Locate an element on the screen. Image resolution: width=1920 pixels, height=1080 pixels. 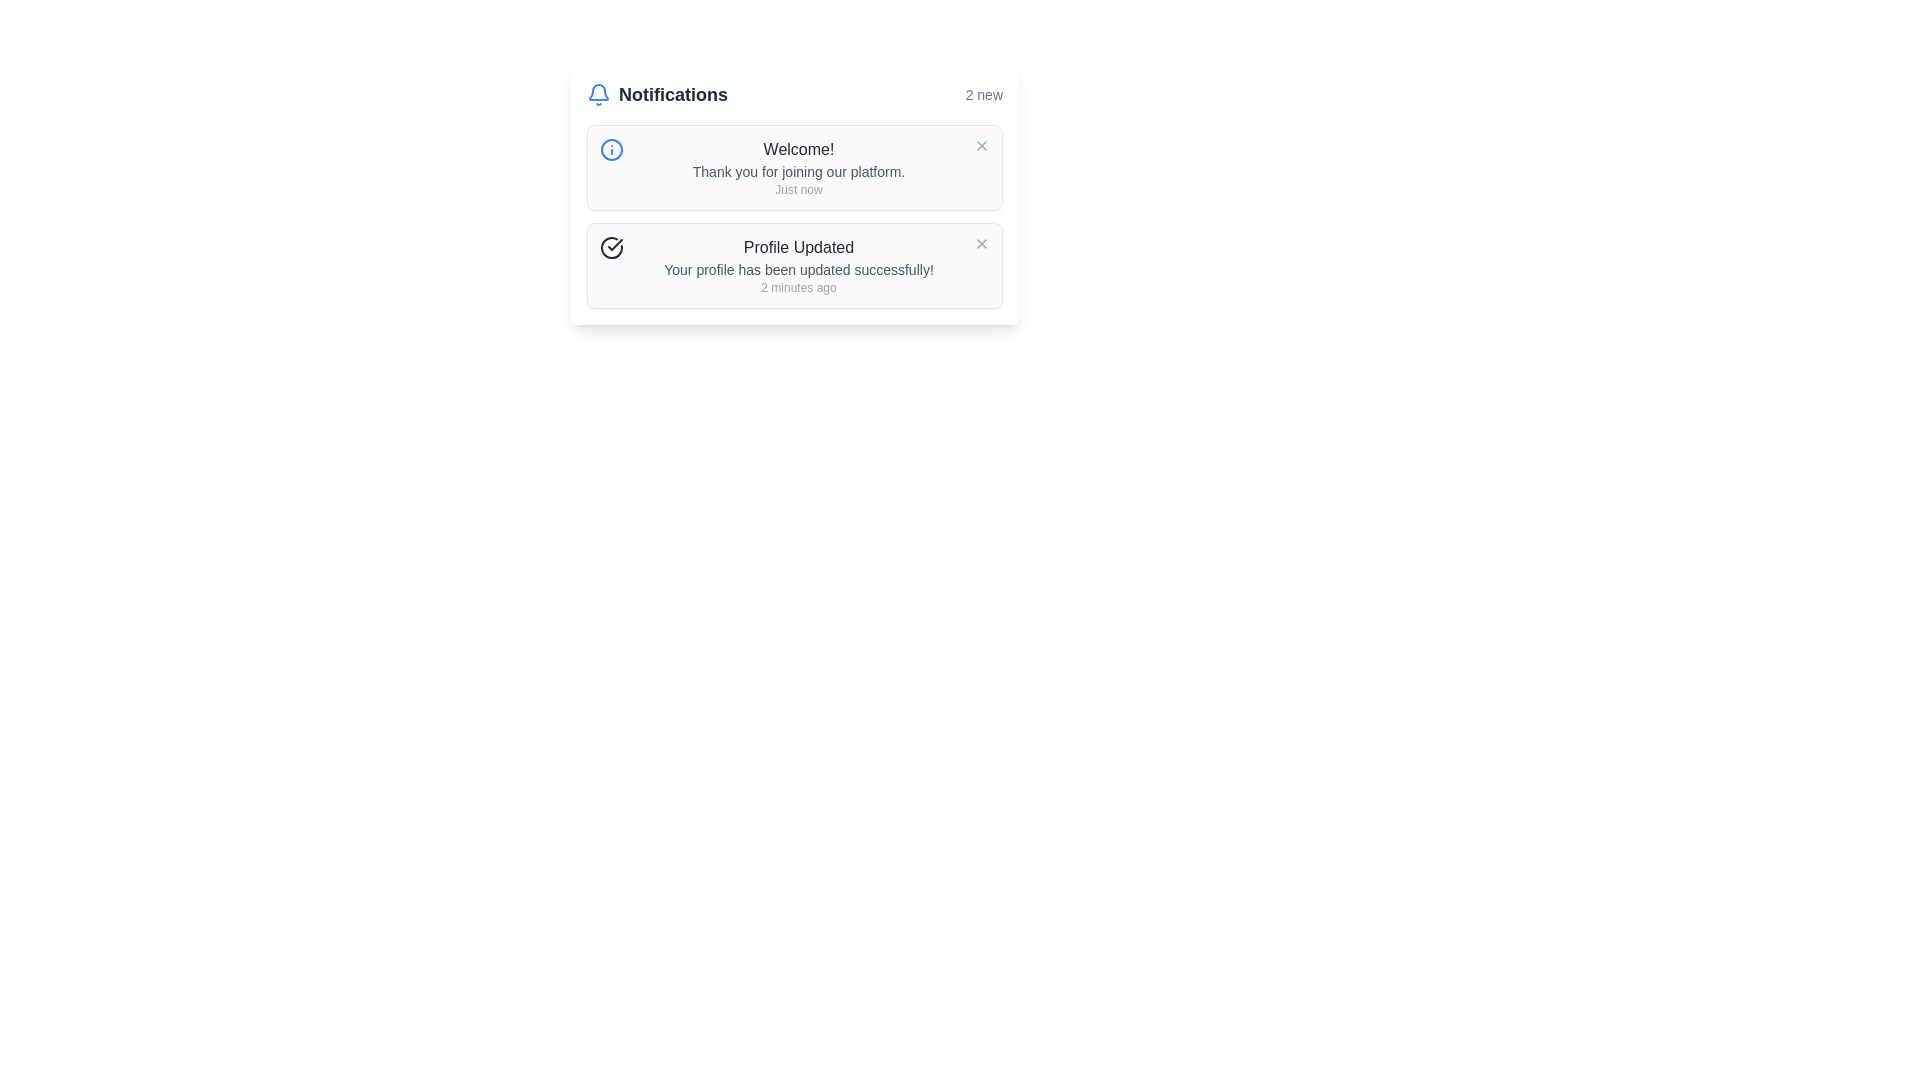
the Text label that provides the relative timestamp for the 'Profile Updated' notification, located at the bottom of the notification entry is located at coordinates (797, 288).